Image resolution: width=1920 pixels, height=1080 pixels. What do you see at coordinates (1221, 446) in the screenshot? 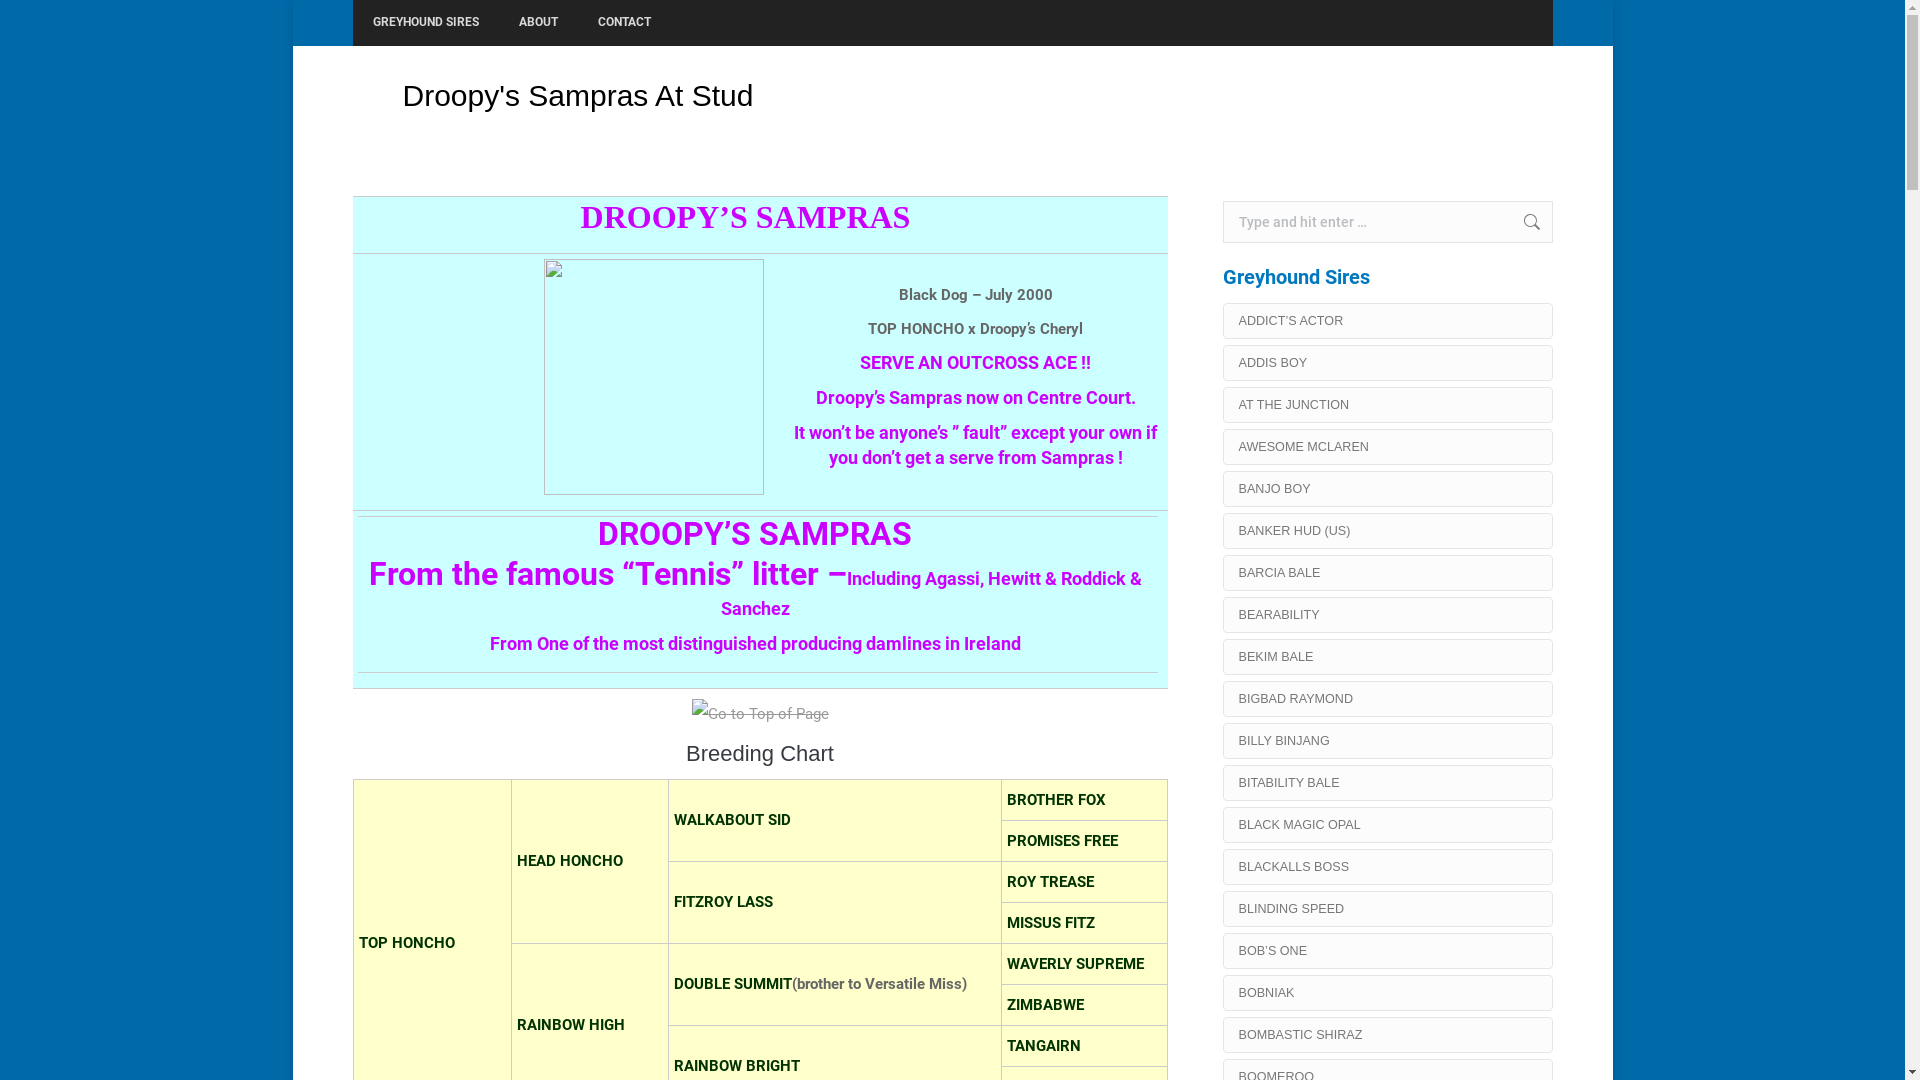
I see `'AWESOME MCLAREN'` at bounding box center [1221, 446].